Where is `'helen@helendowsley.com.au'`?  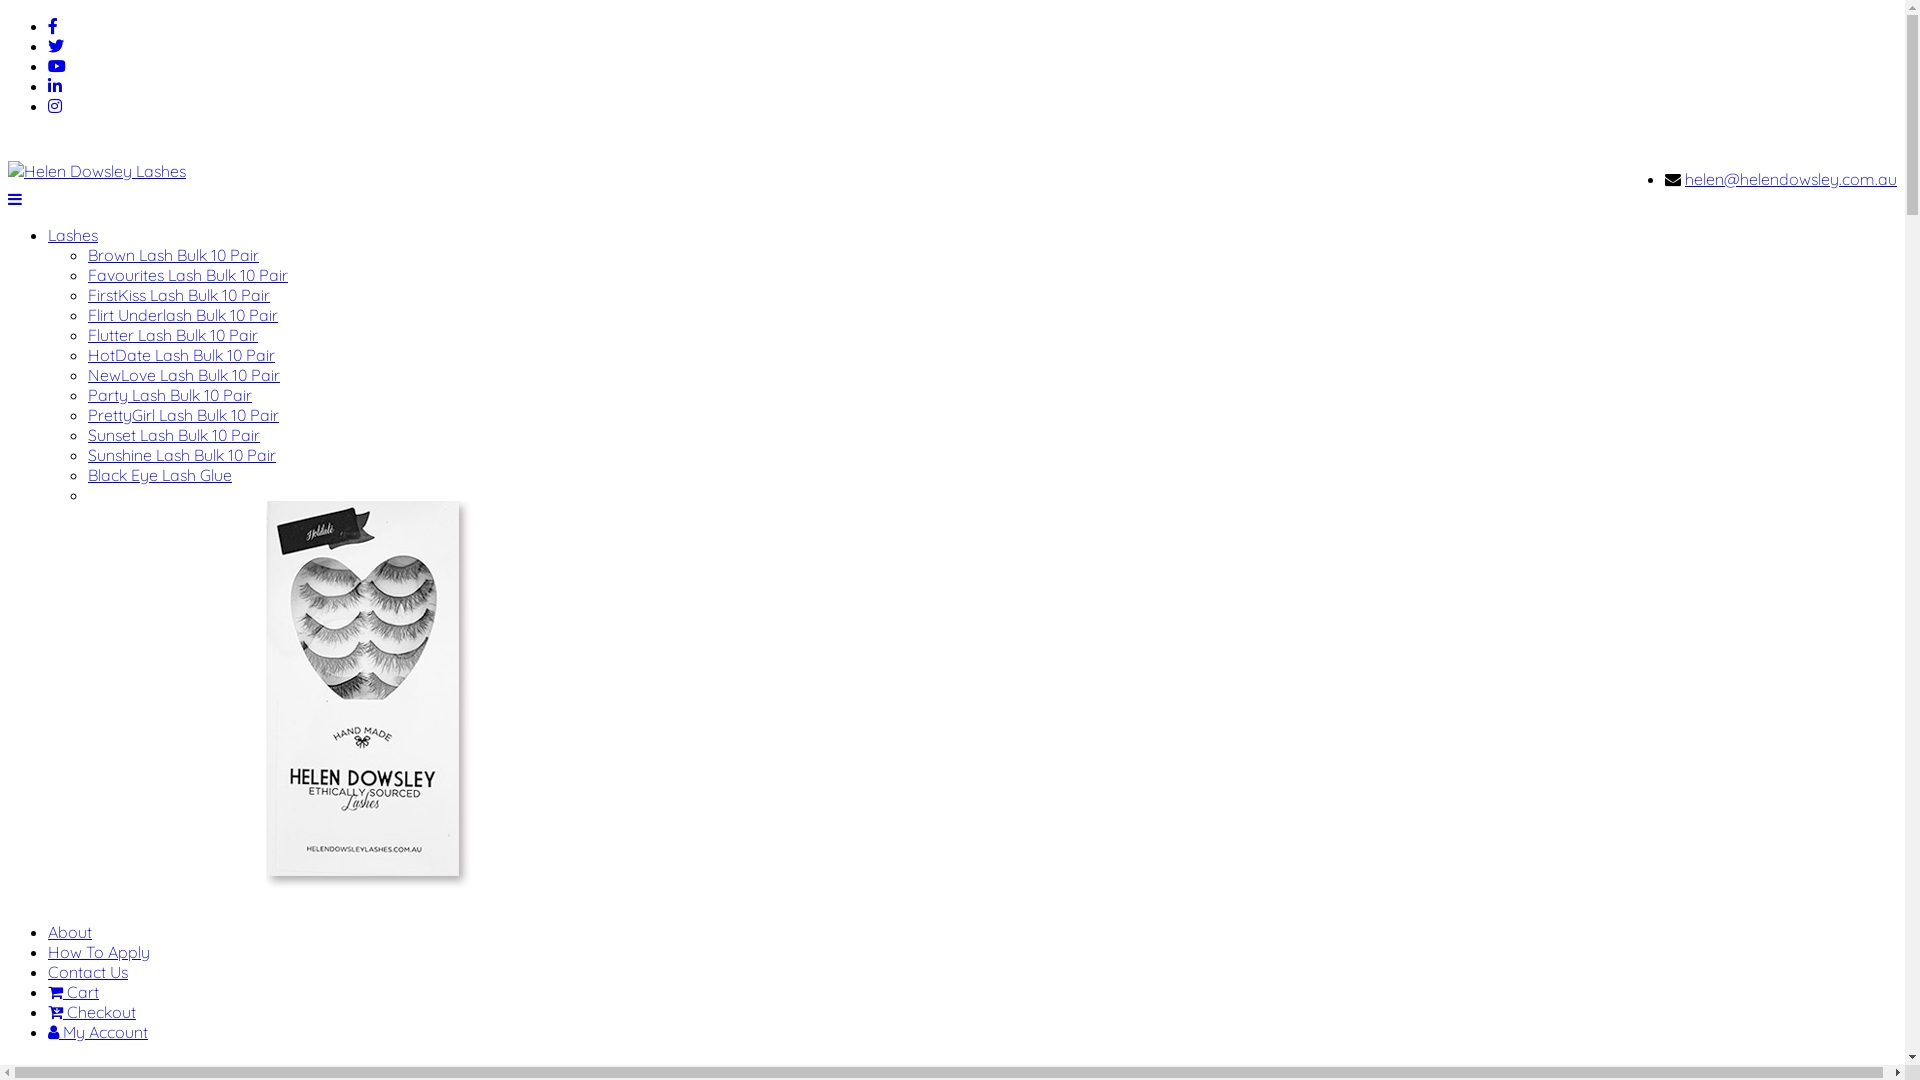 'helen@helendowsley.com.au' is located at coordinates (1790, 177).